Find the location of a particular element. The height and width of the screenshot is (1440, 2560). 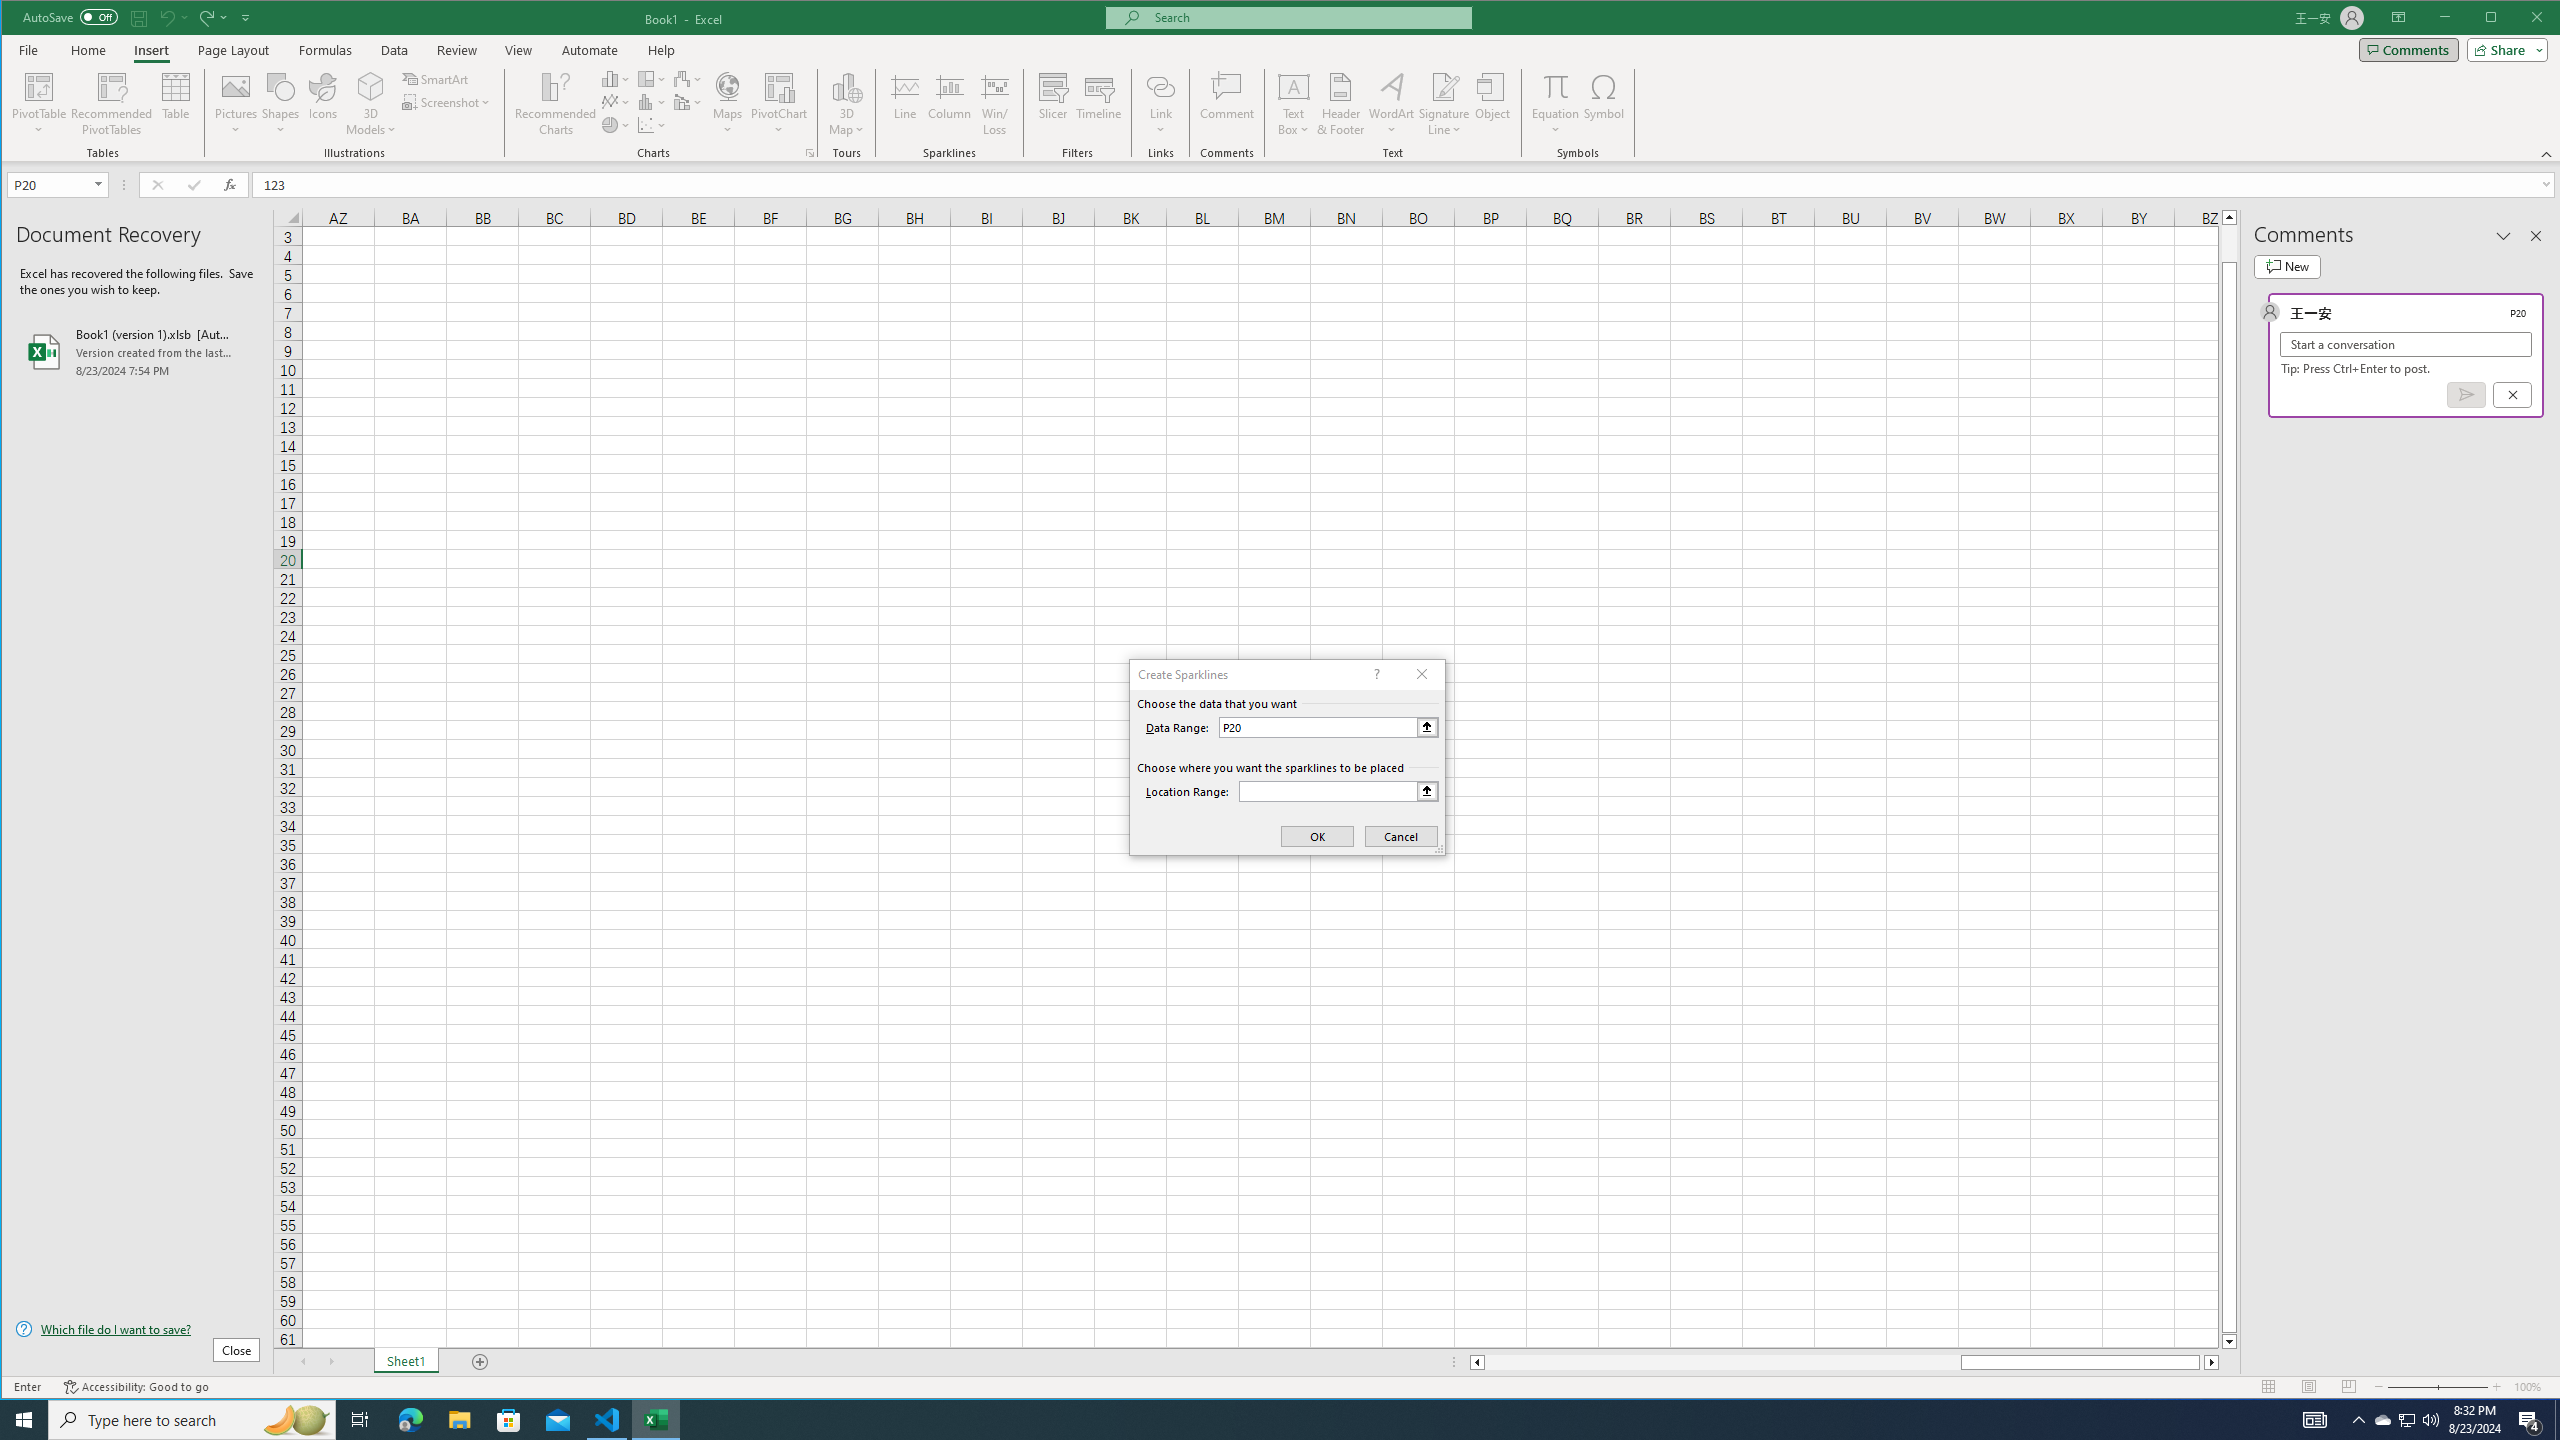

'Column' is located at coordinates (949, 103).